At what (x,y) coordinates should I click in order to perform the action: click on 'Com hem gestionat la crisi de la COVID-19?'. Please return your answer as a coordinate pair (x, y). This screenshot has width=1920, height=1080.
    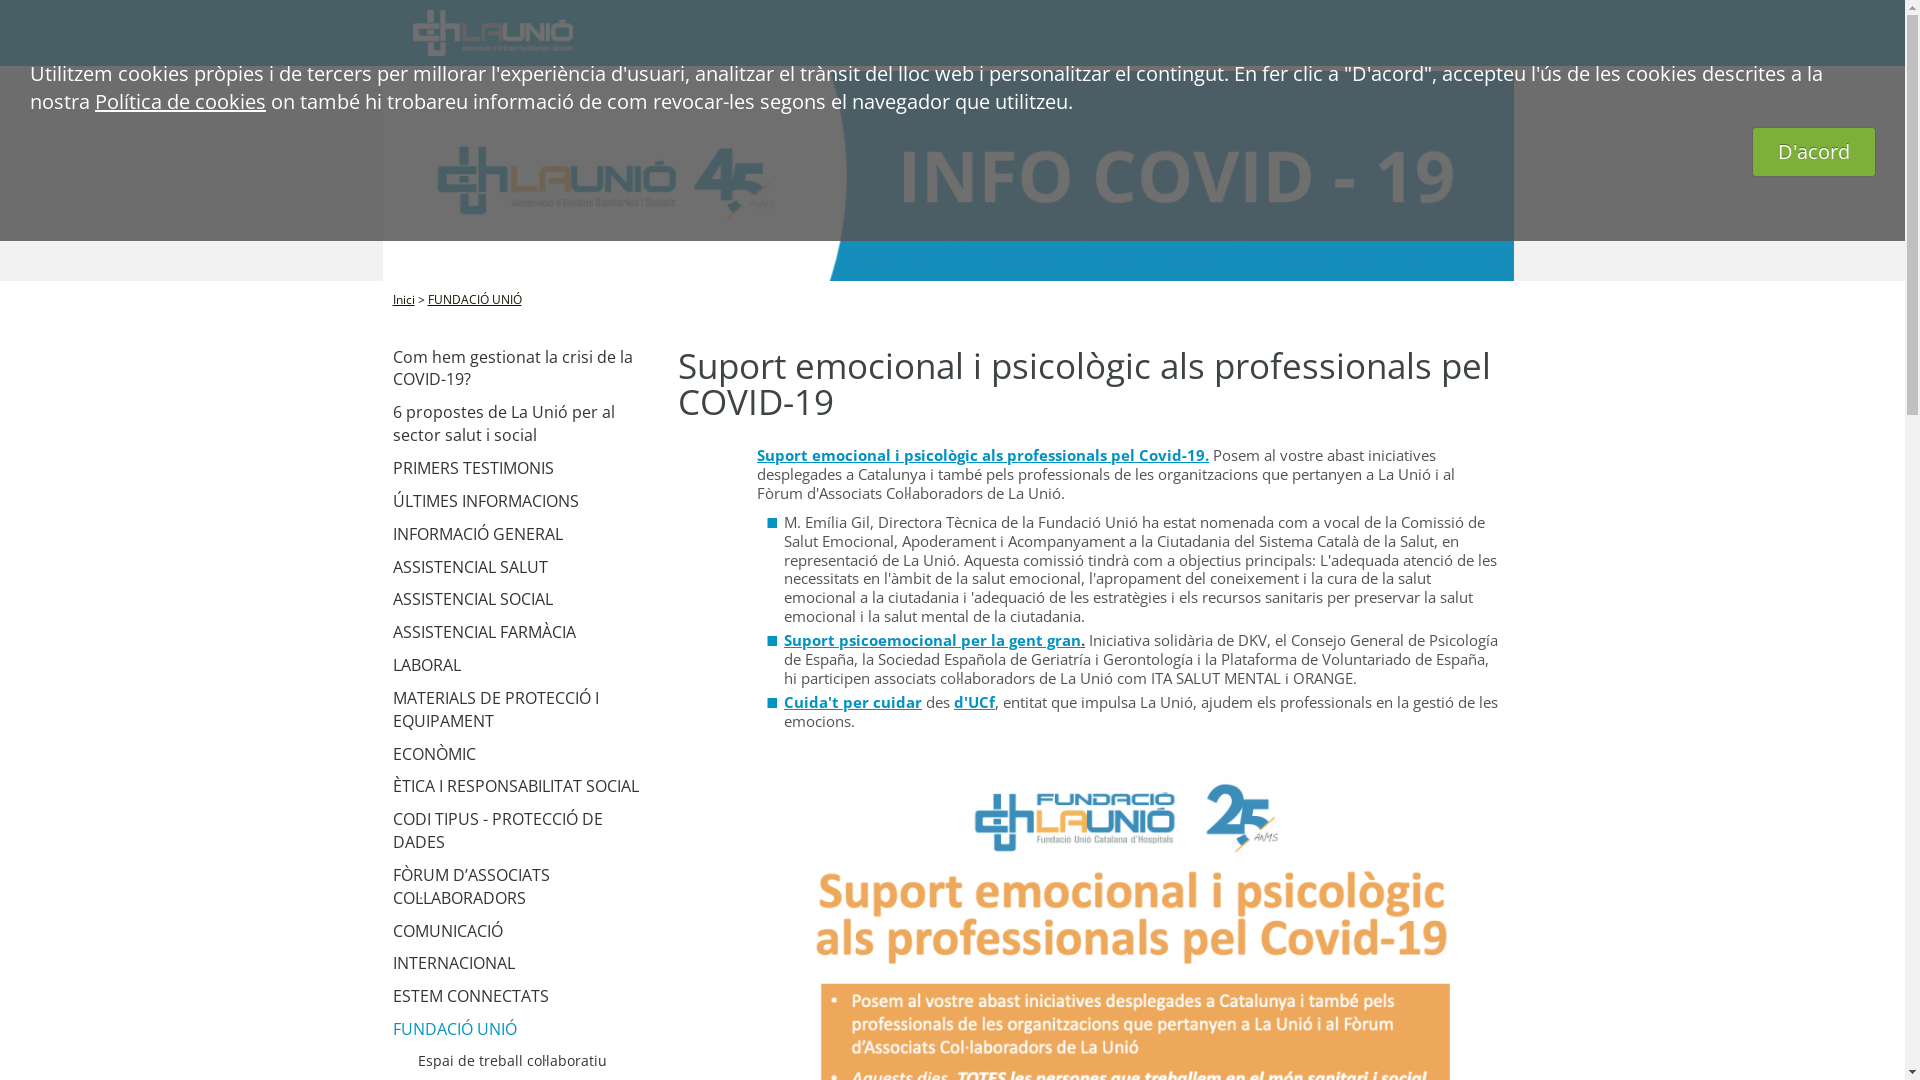
    Looking at the image, I should click on (524, 369).